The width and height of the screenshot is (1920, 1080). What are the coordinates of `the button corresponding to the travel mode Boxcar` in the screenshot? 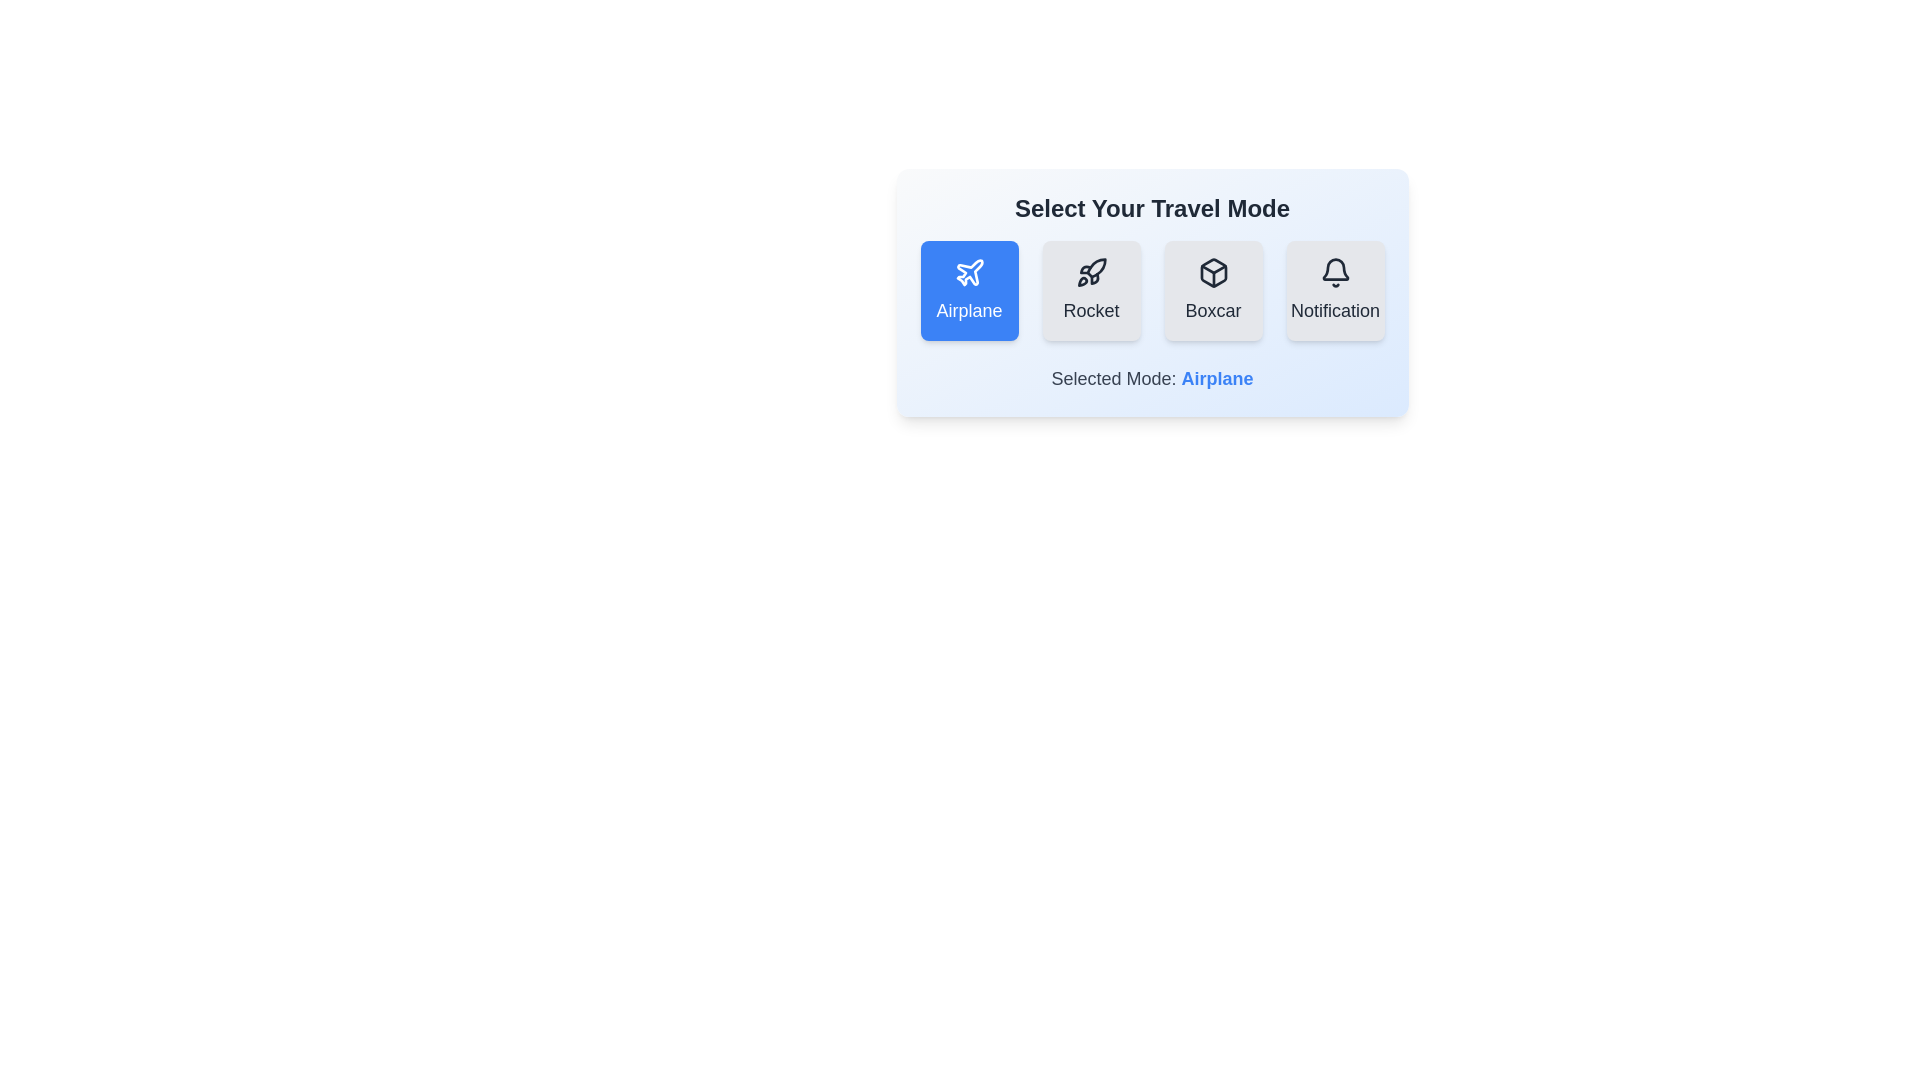 It's located at (1212, 290).